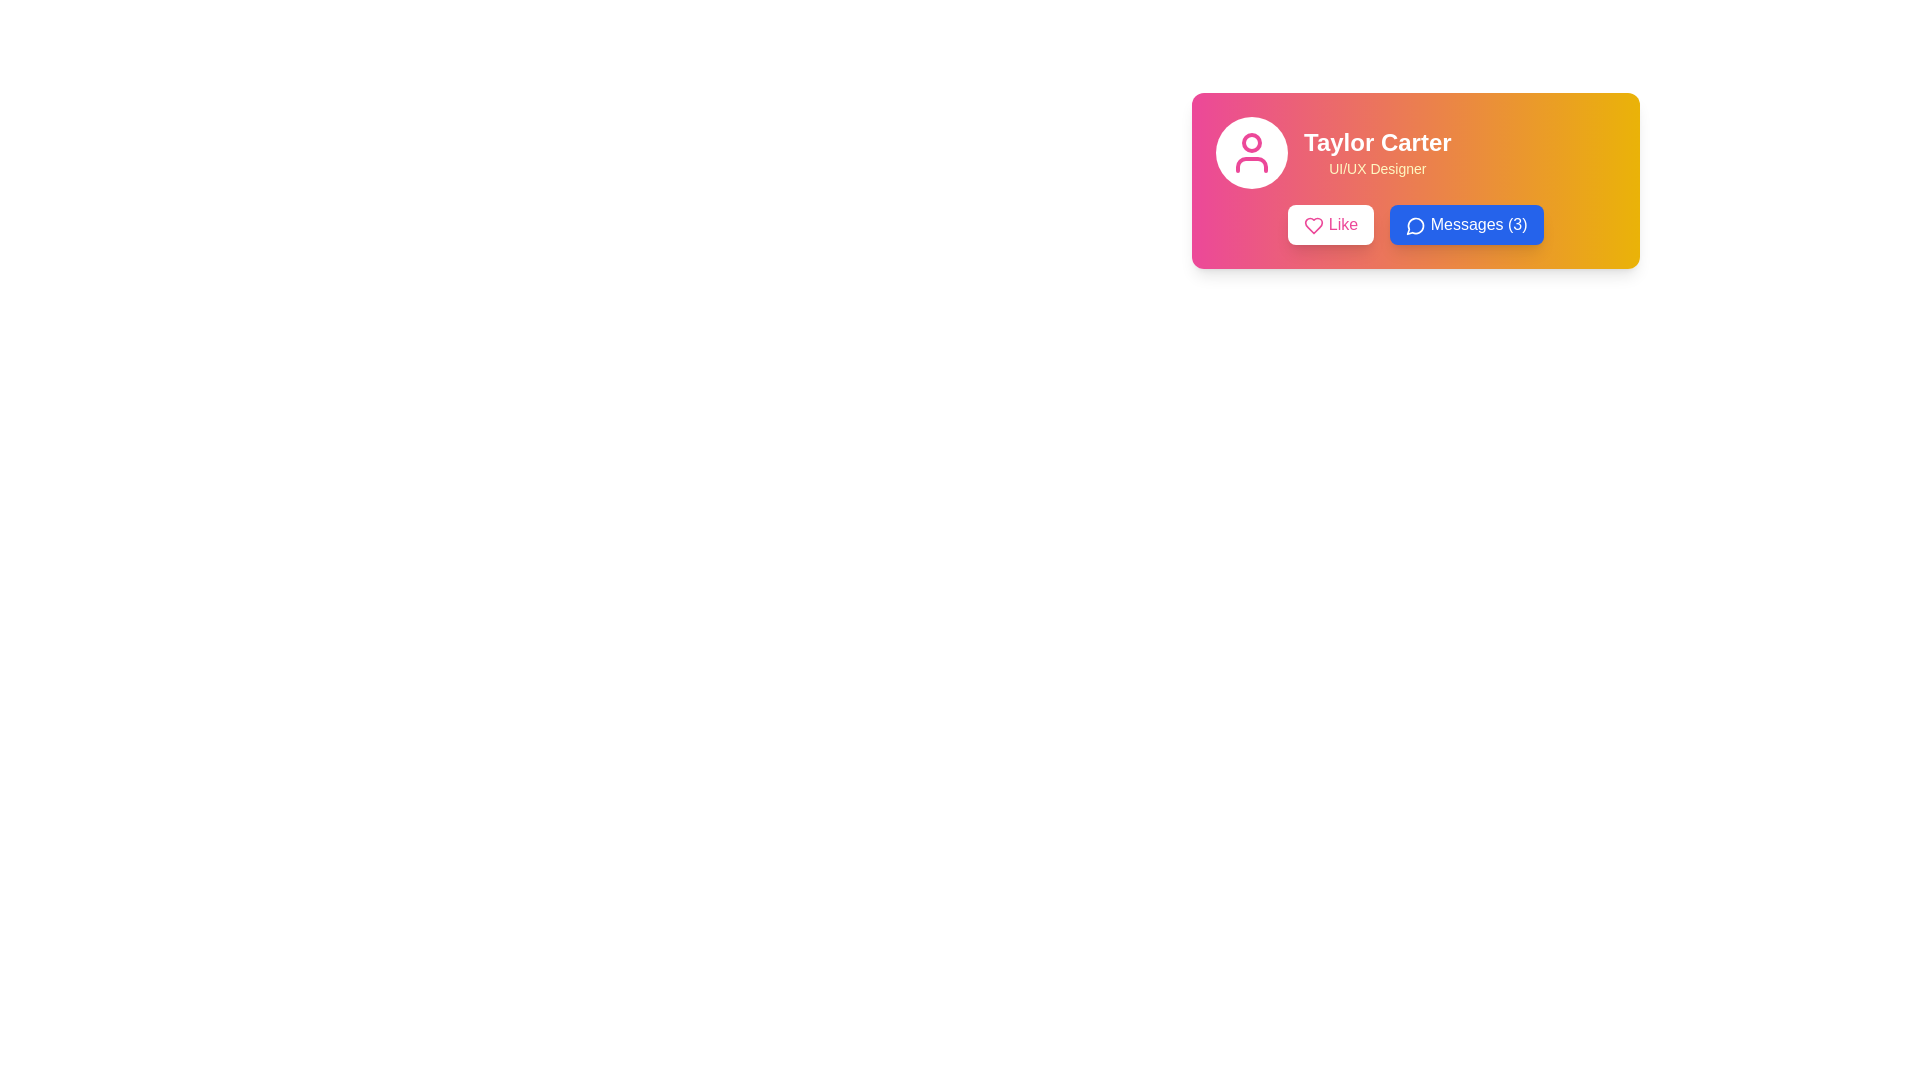 The image size is (1920, 1080). I want to click on the user identification label located at the upper part of the rectangular card component, which is to the right of the circular avatar icon, so click(1415, 152).